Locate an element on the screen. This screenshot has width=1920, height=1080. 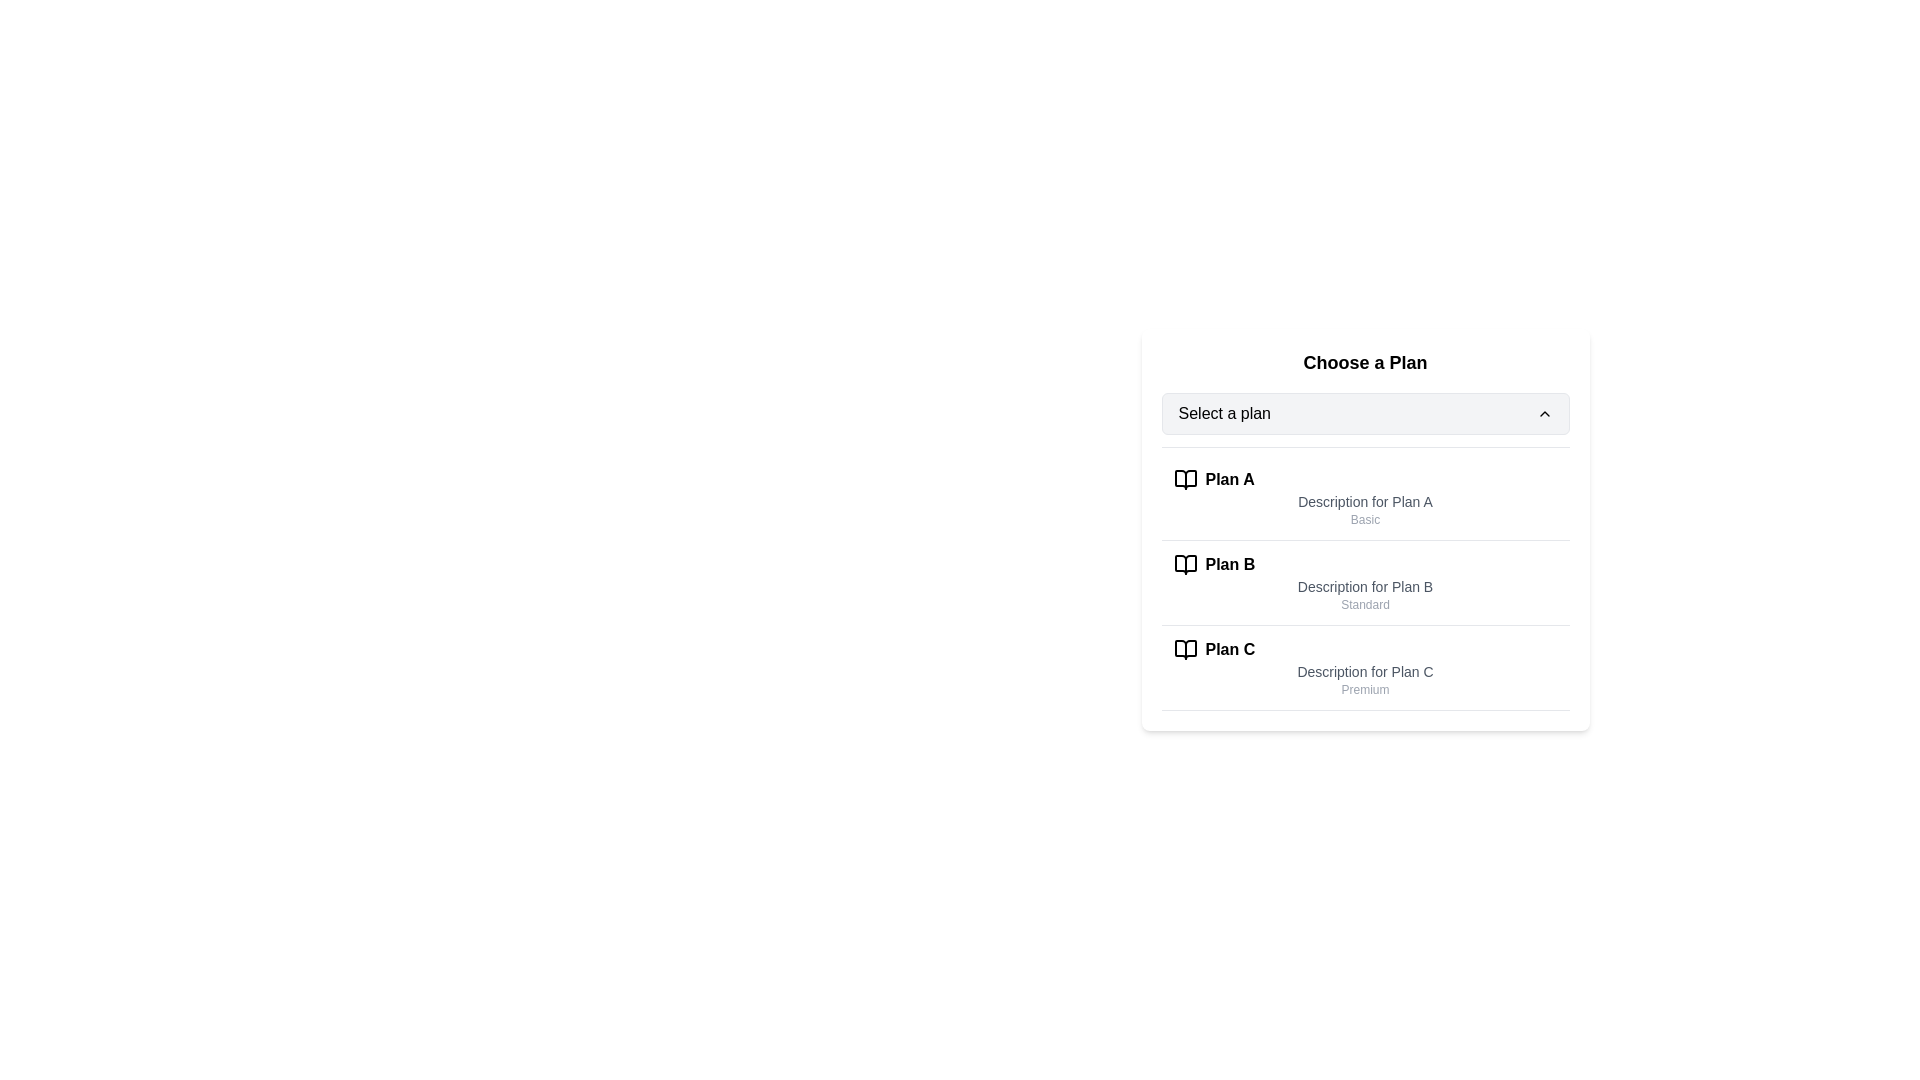
the Header text that serves as a section heading above the 'Select a plan' dropdown in a white card-like box is located at coordinates (1364, 362).